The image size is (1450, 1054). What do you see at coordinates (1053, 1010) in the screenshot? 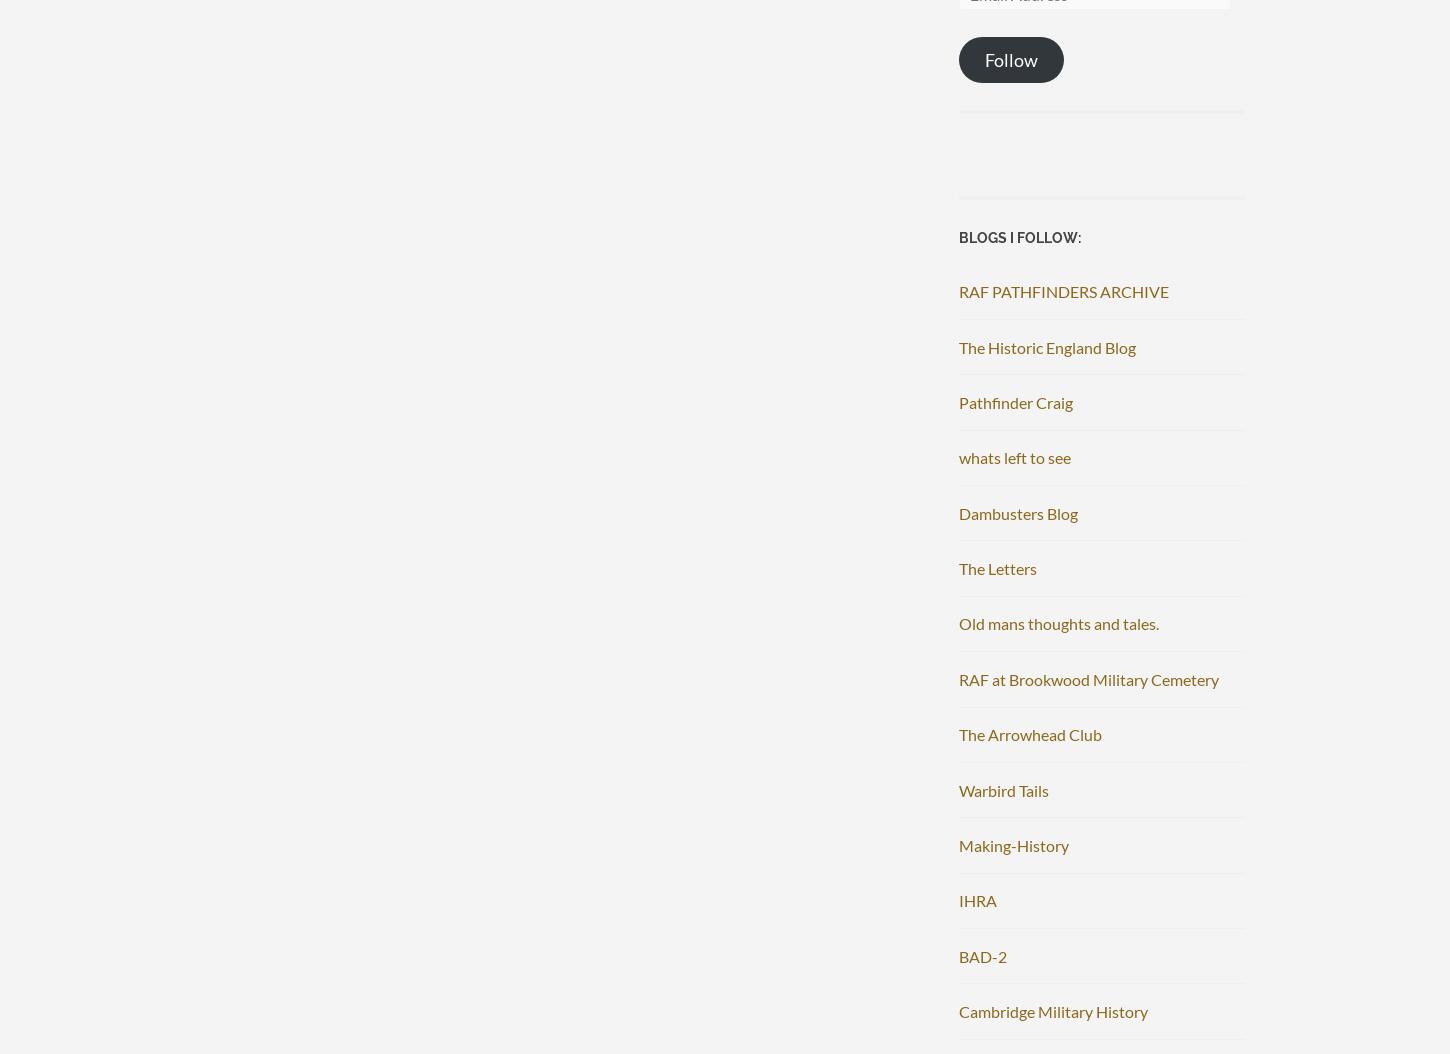
I see `'Cambridge Military History'` at bounding box center [1053, 1010].